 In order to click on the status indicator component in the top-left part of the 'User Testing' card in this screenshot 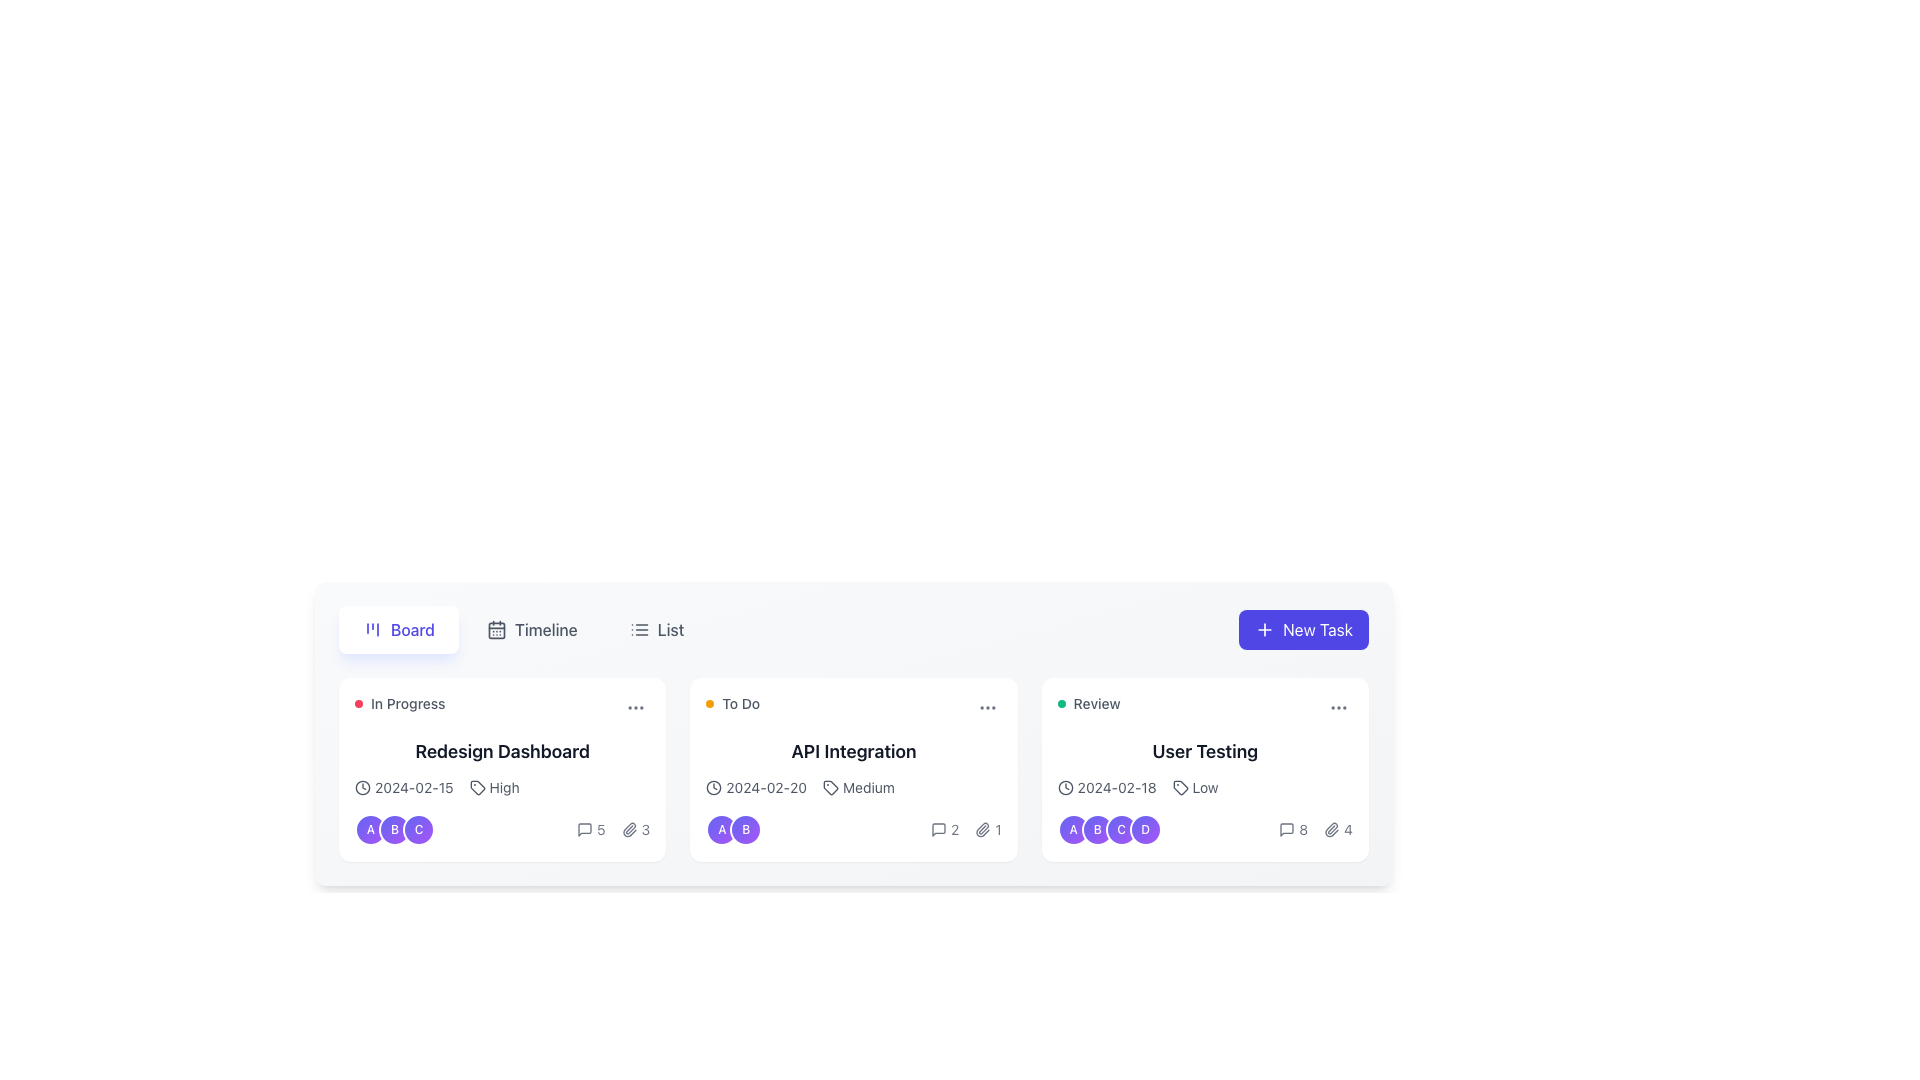, I will do `click(1088, 703)`.